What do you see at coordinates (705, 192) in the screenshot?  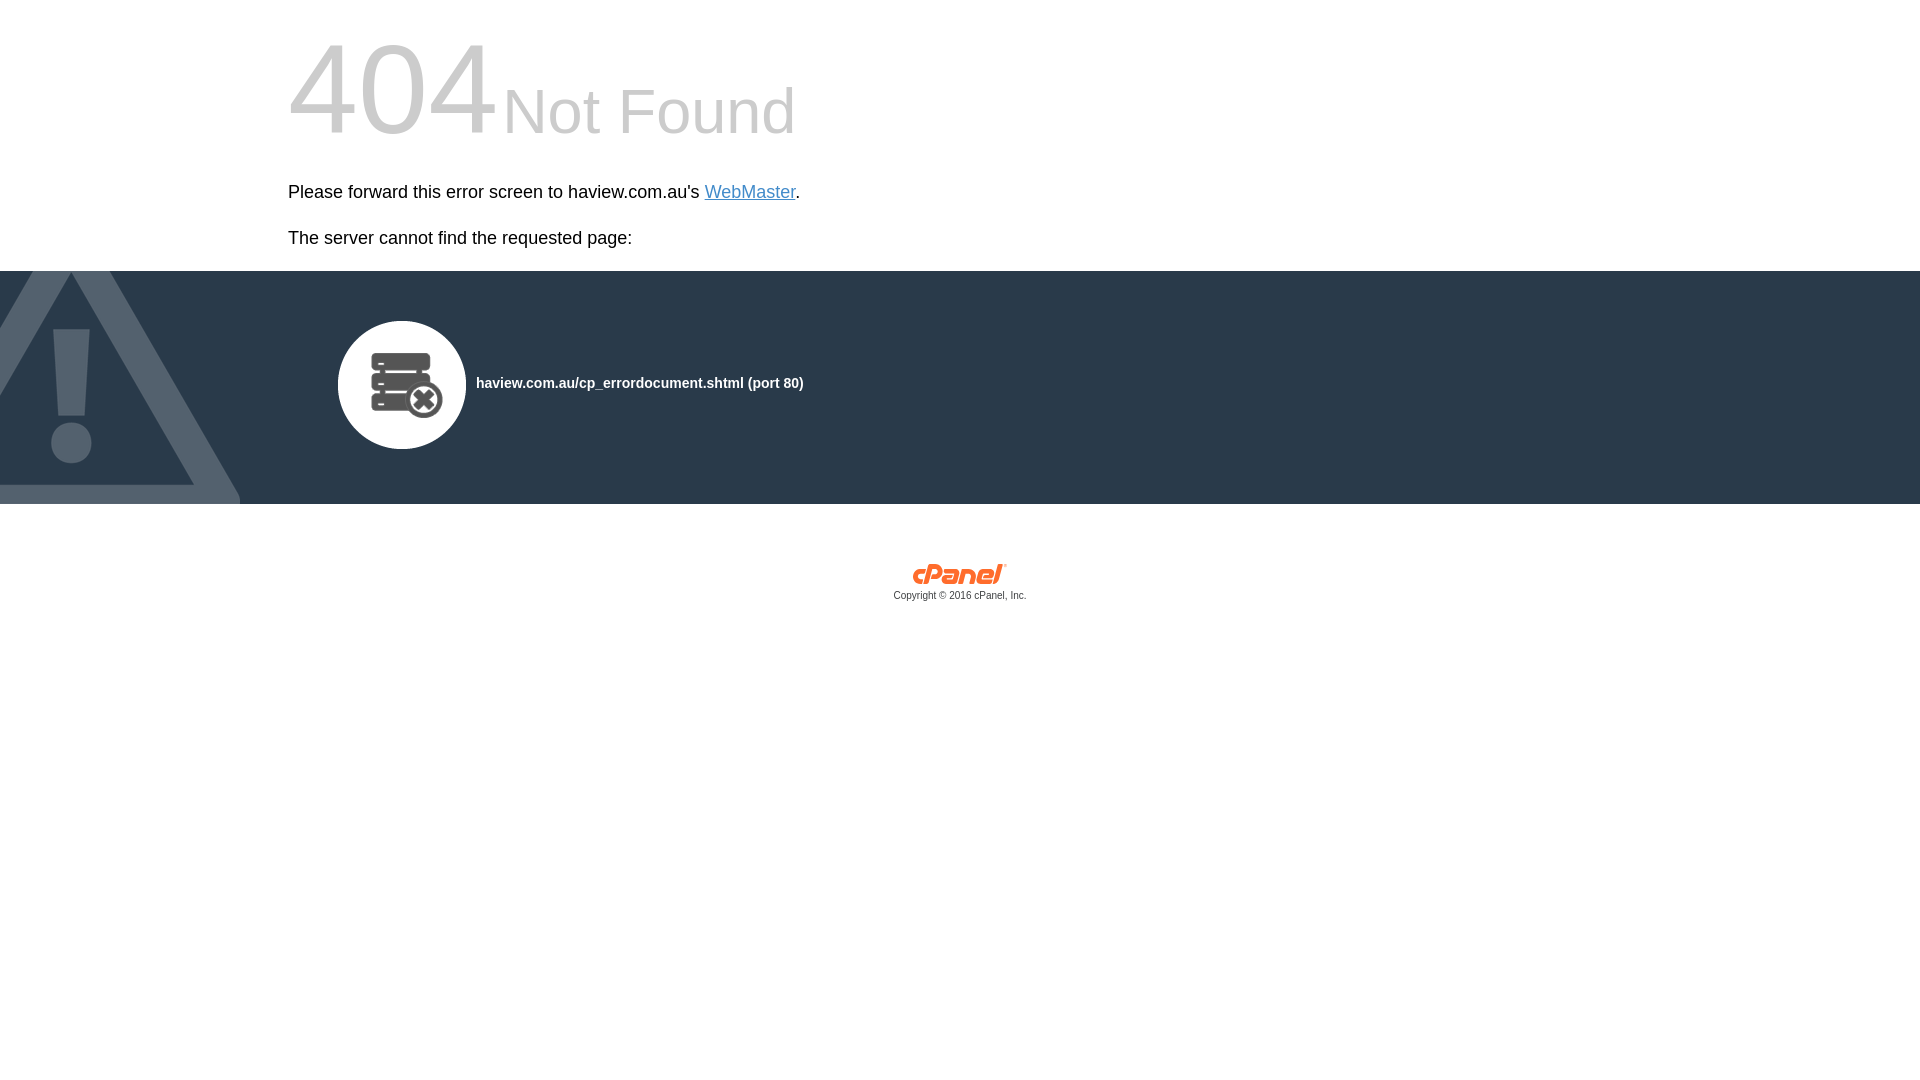 I see `'WebMaster'` at bounding box center [705, 192].